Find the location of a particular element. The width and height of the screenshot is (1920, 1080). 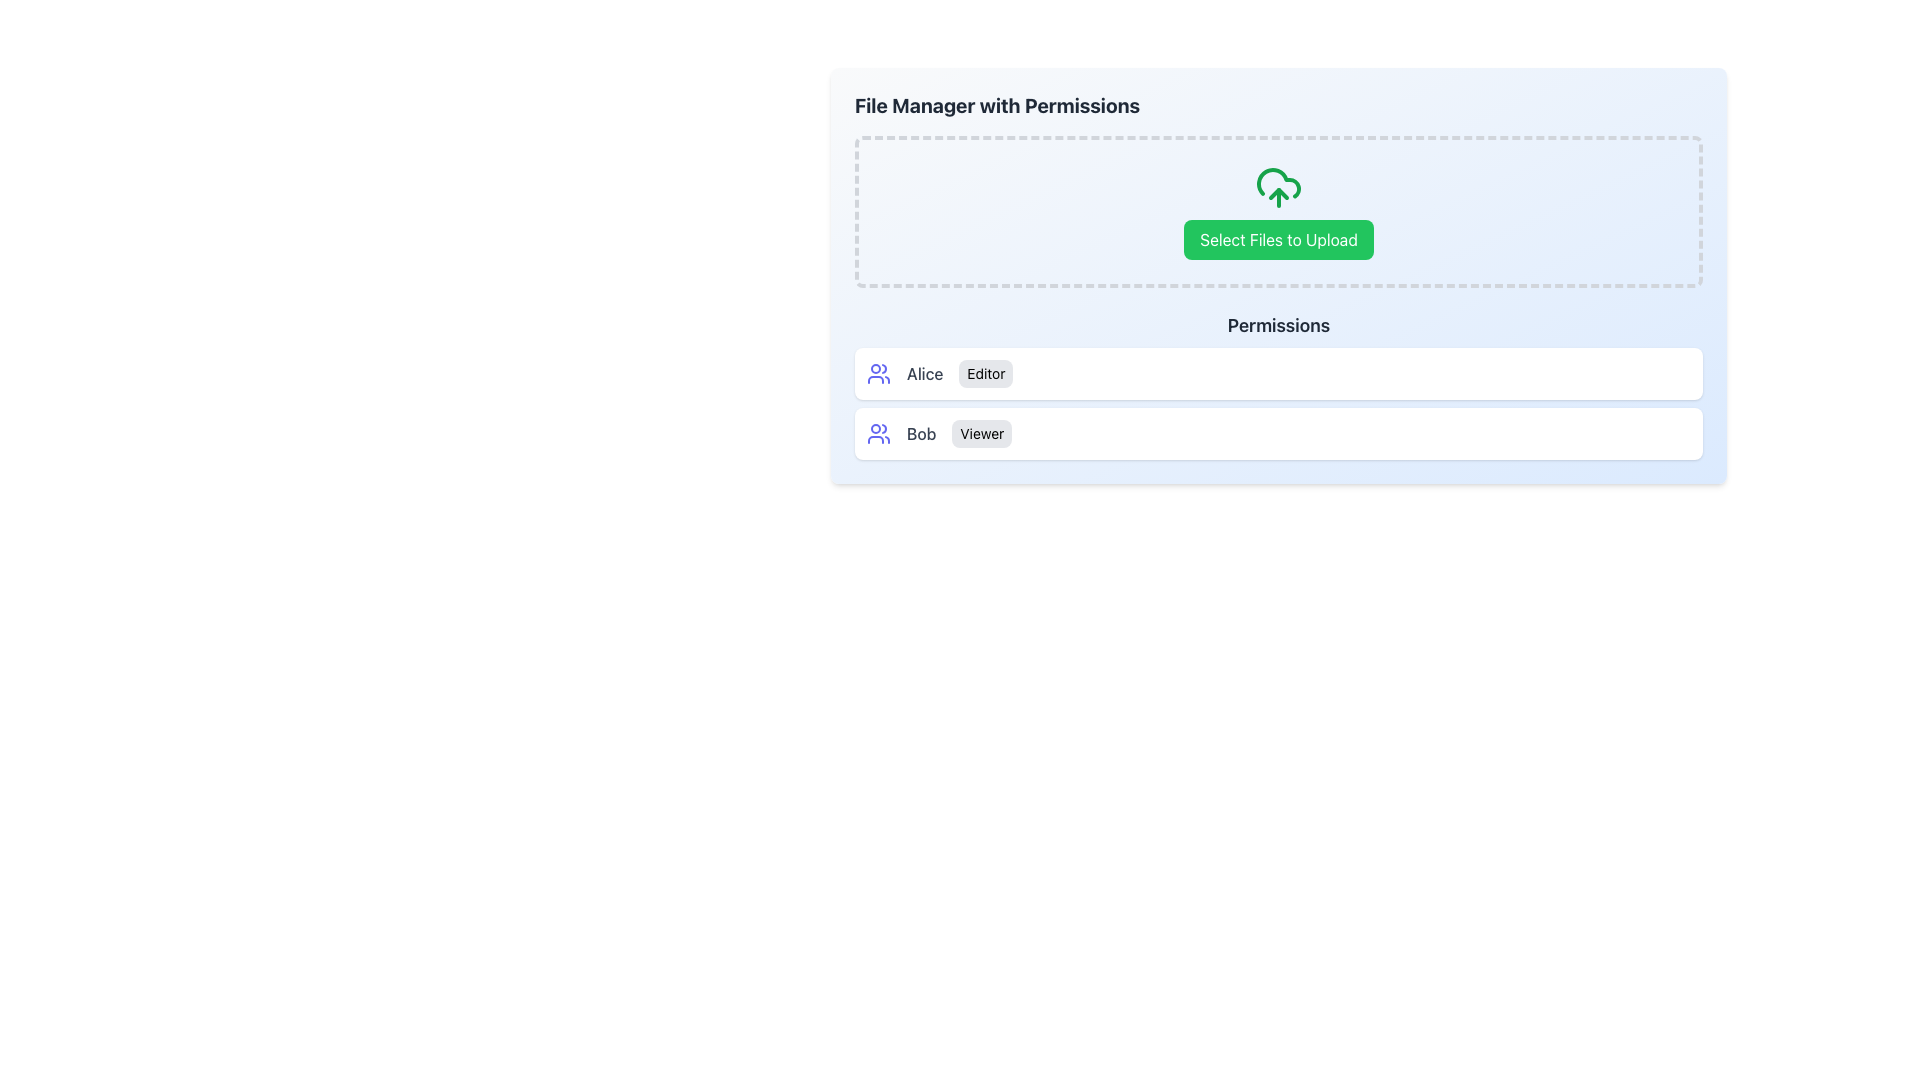

the user profile icon located to the left of the 'BobViewer' label, adjacent to the text label 'Bob' and the badge 'Viewer' to integrate it into user interactions is located at coordinates (878, 433).